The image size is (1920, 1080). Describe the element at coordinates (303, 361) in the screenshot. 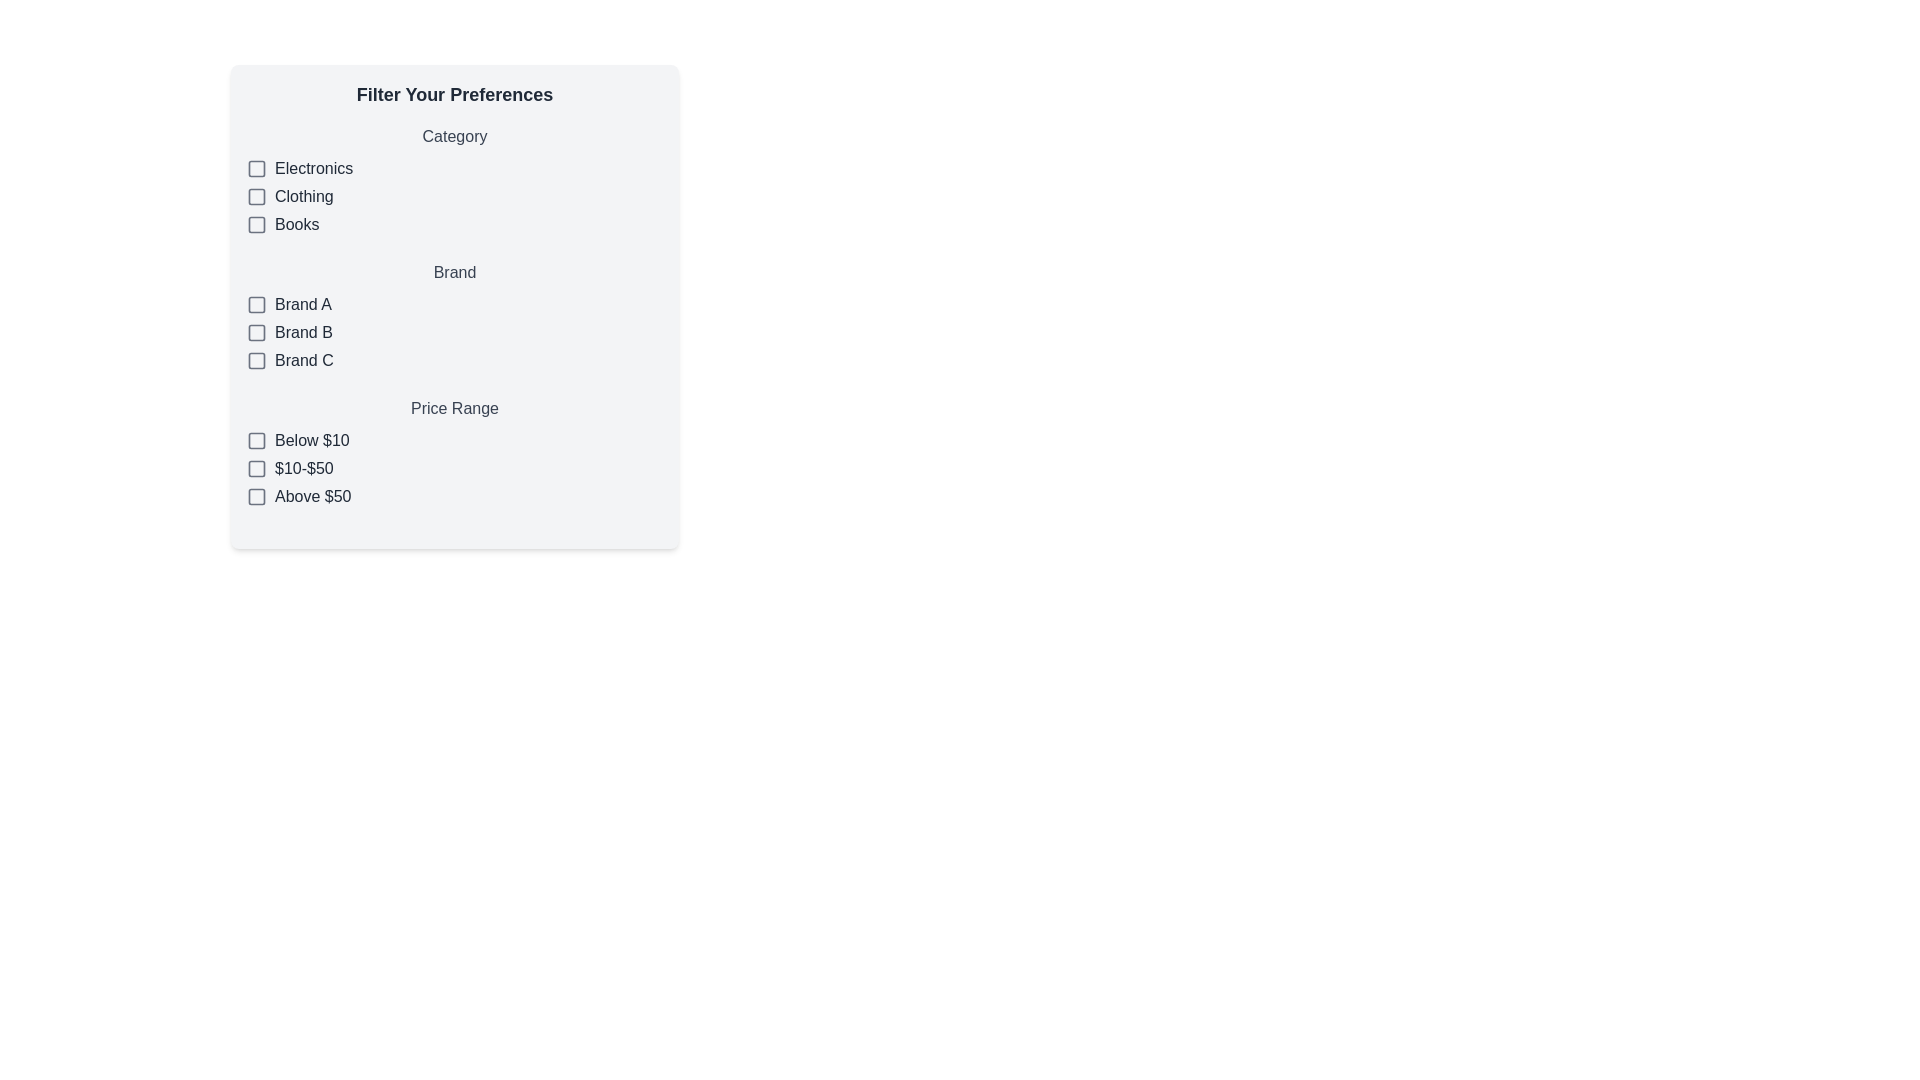

I see `the informative text label for 'Brand C' which is the third item under the 'Brand' section of the filter menu` at that location.